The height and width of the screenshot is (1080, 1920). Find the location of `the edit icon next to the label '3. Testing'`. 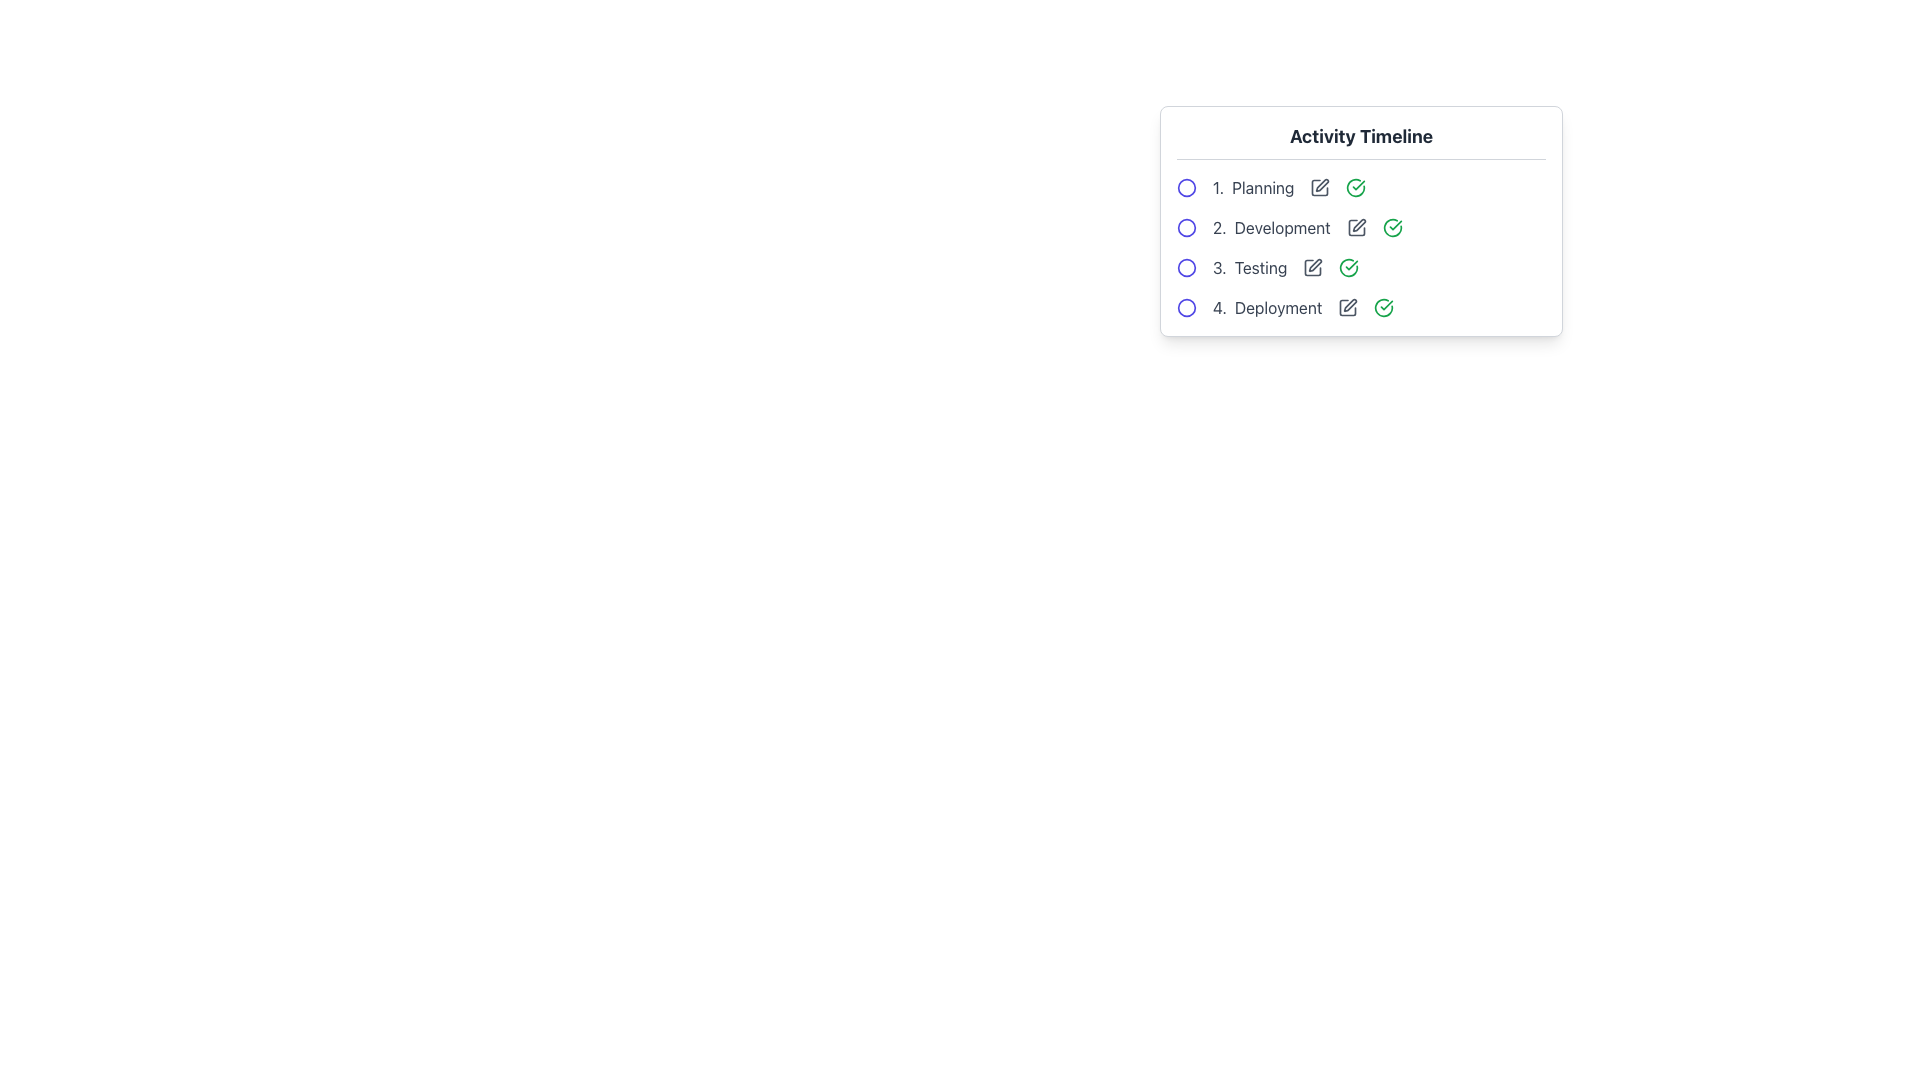

the edit icon next to the label '3. Testing' is located at coordinates (1315, 264).